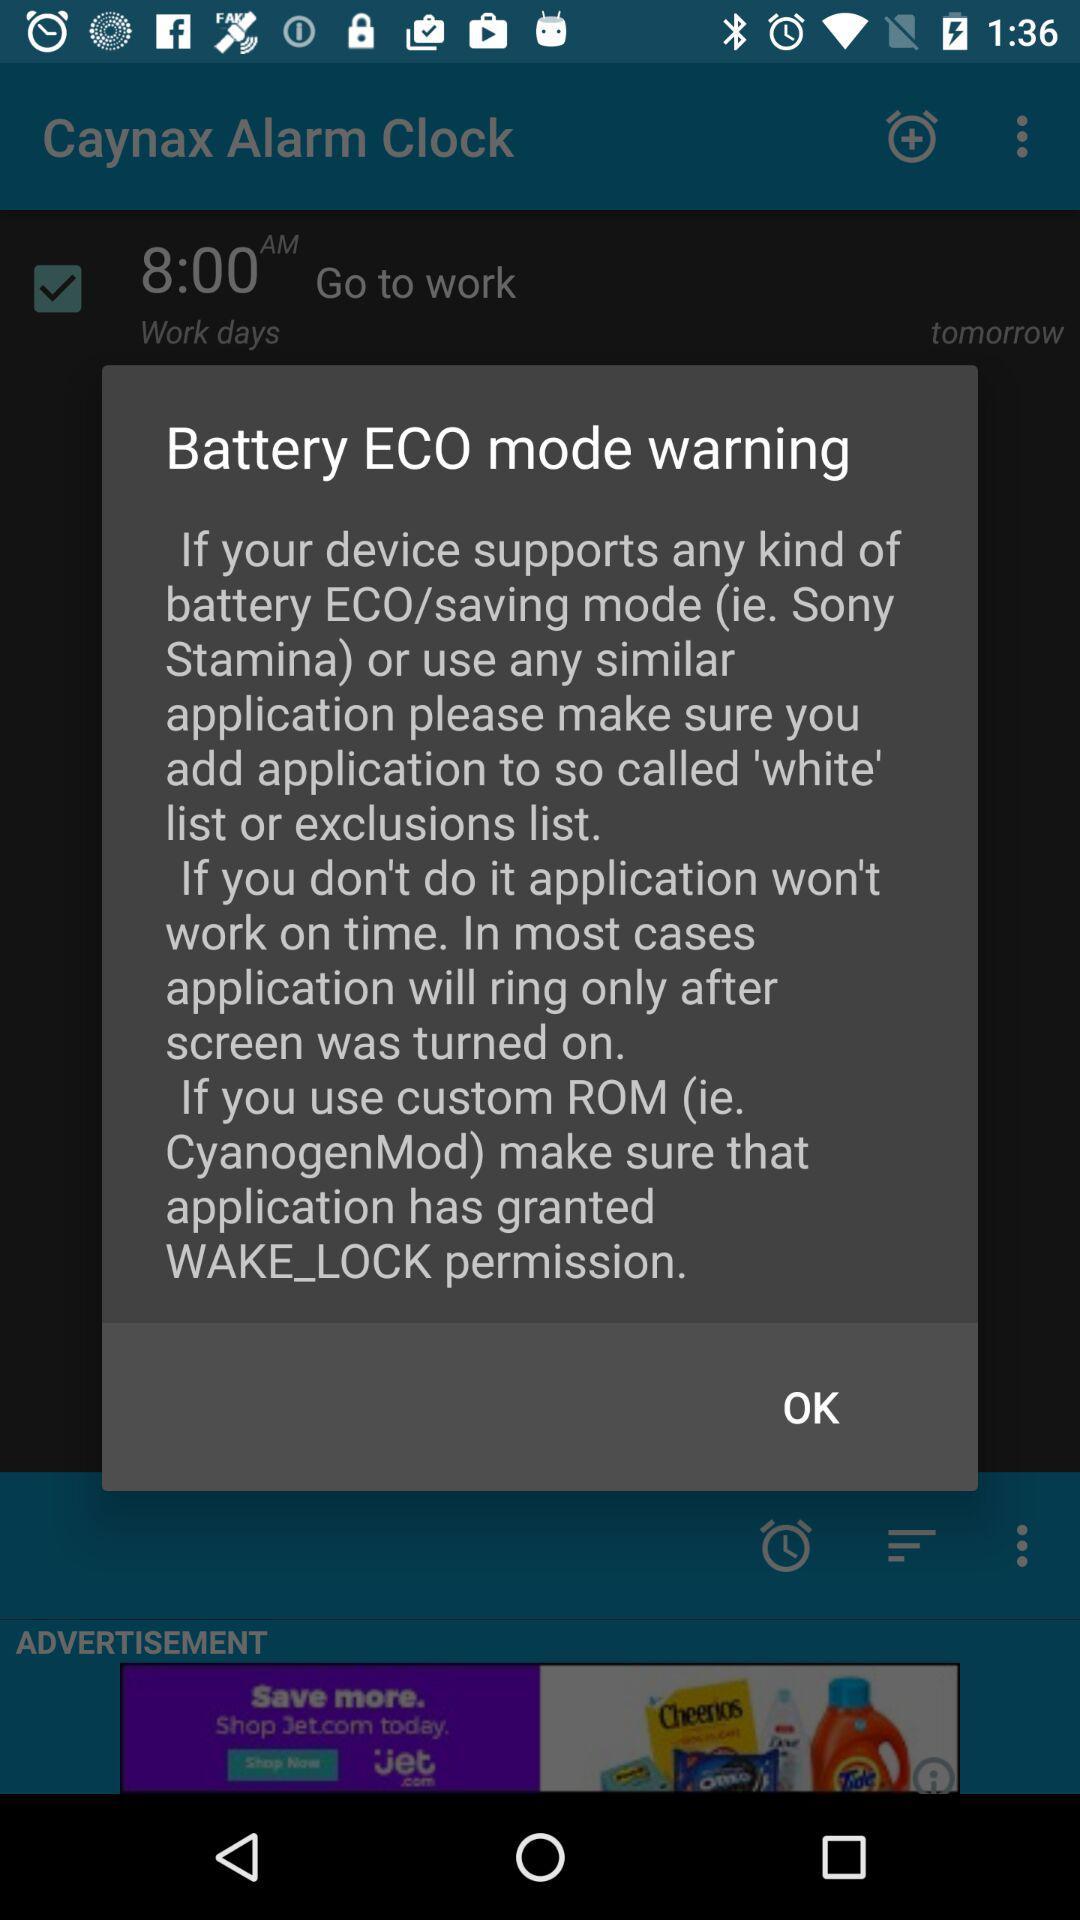 The width and height of the screenshot is (1080, 1920). I want to click on ok icon, so click(810, 1405).